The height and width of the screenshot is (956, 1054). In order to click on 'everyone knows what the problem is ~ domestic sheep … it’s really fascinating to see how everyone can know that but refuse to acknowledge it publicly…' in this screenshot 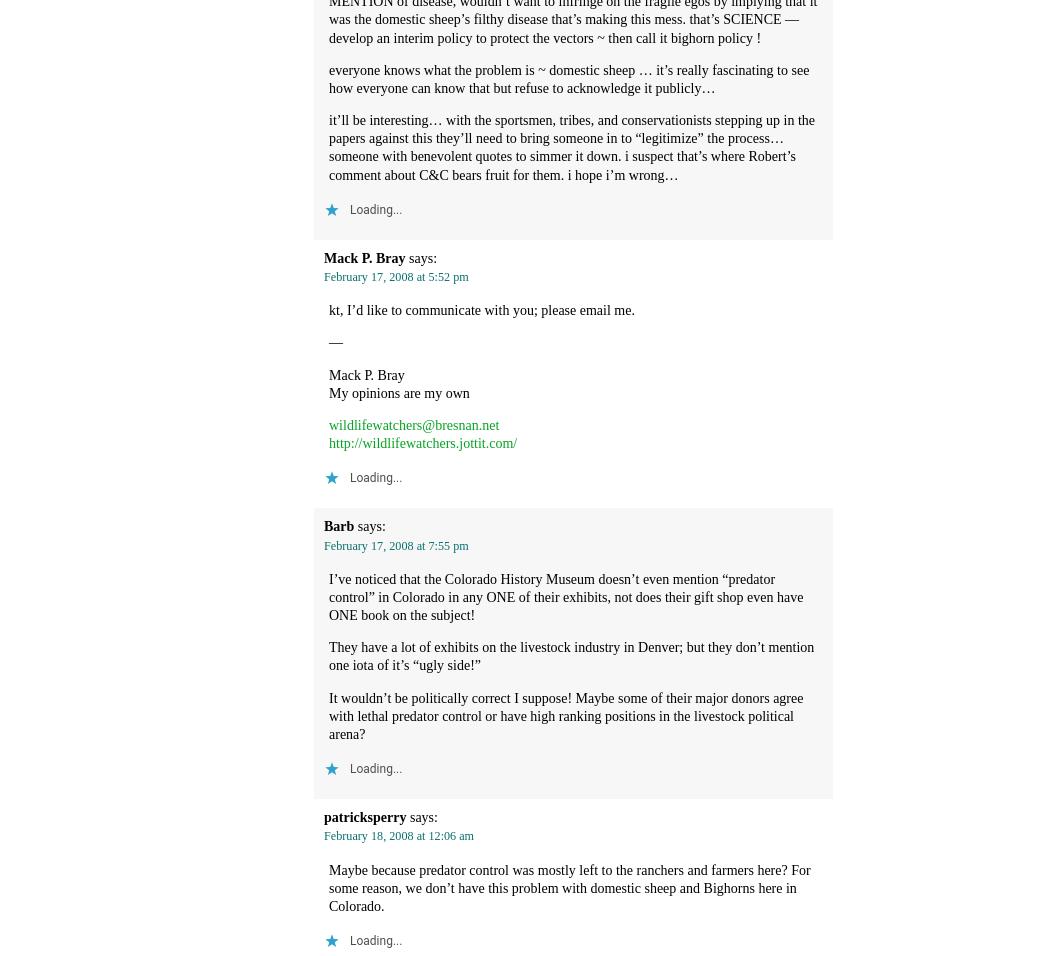, I will do `click(568, 77)`.